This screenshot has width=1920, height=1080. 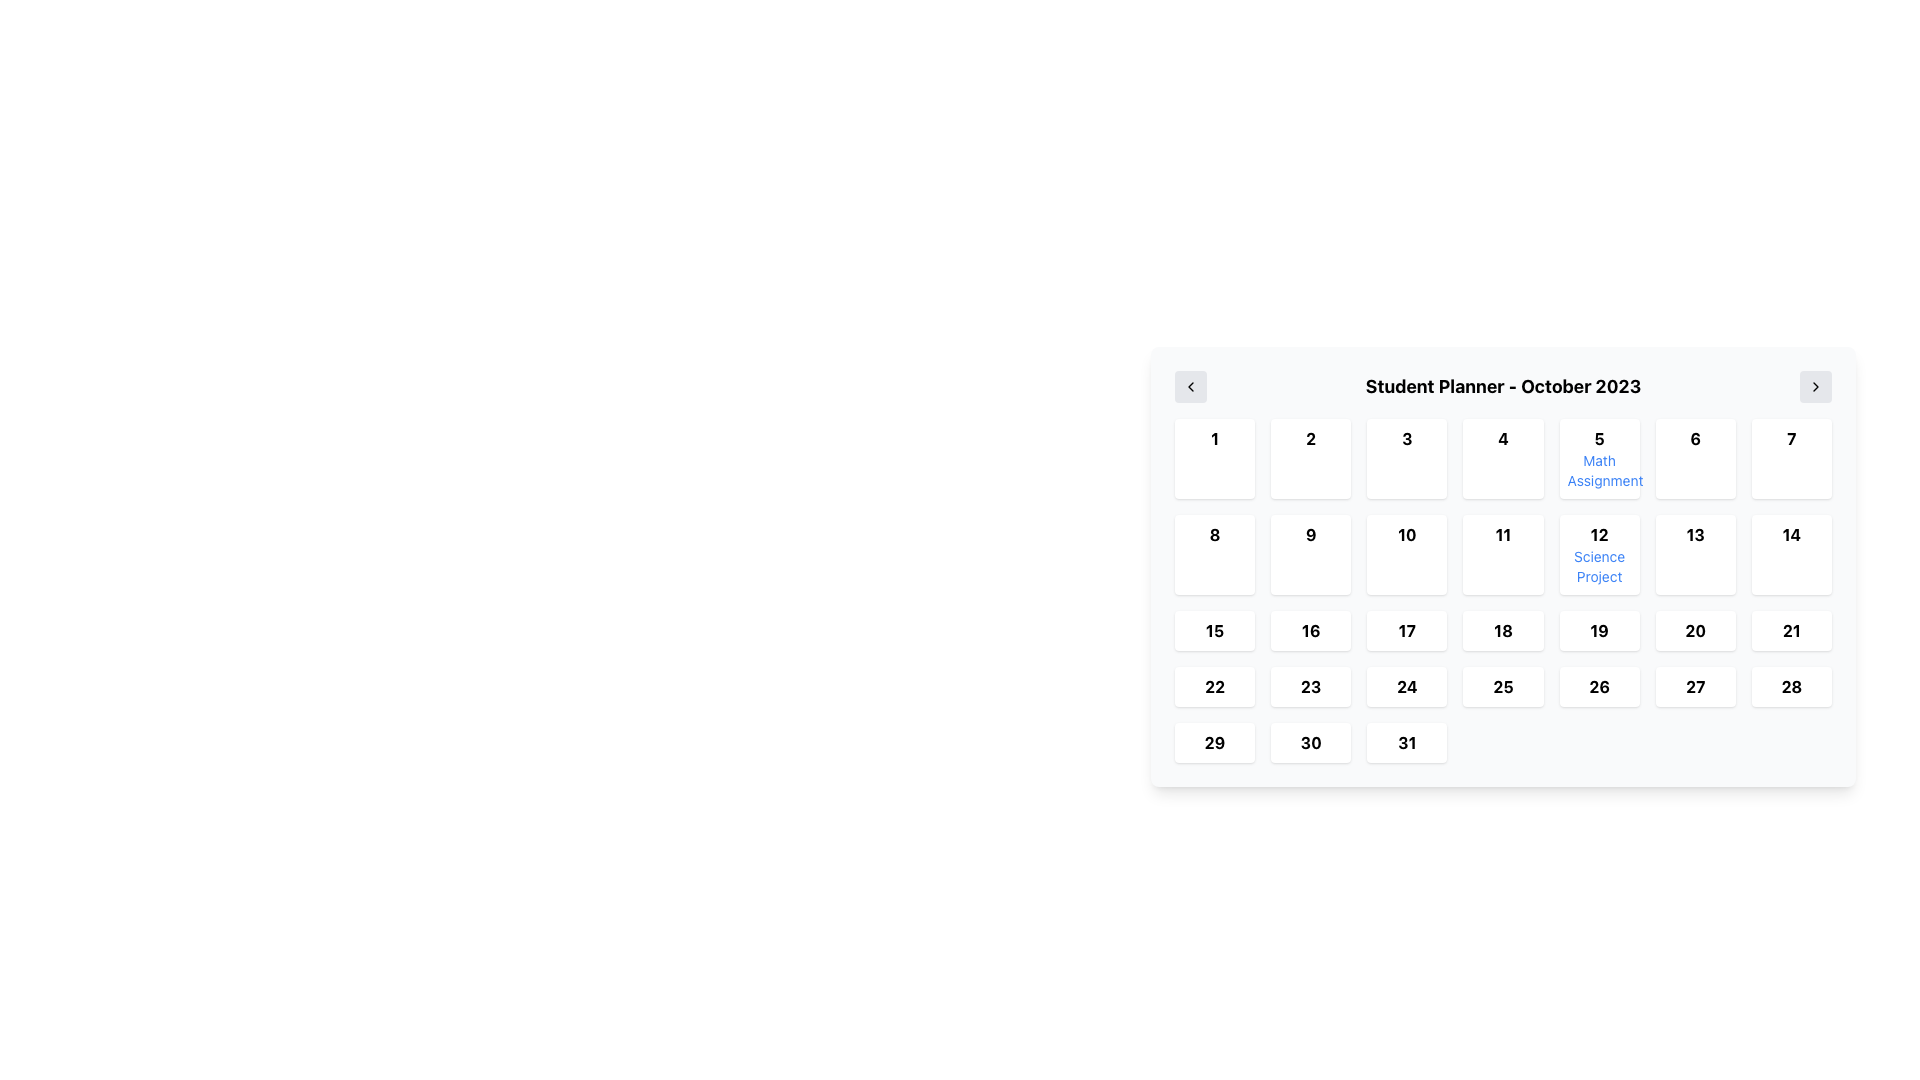 I want to click on the Calendar date cell displaying '31', so click(x=1406, y=743).